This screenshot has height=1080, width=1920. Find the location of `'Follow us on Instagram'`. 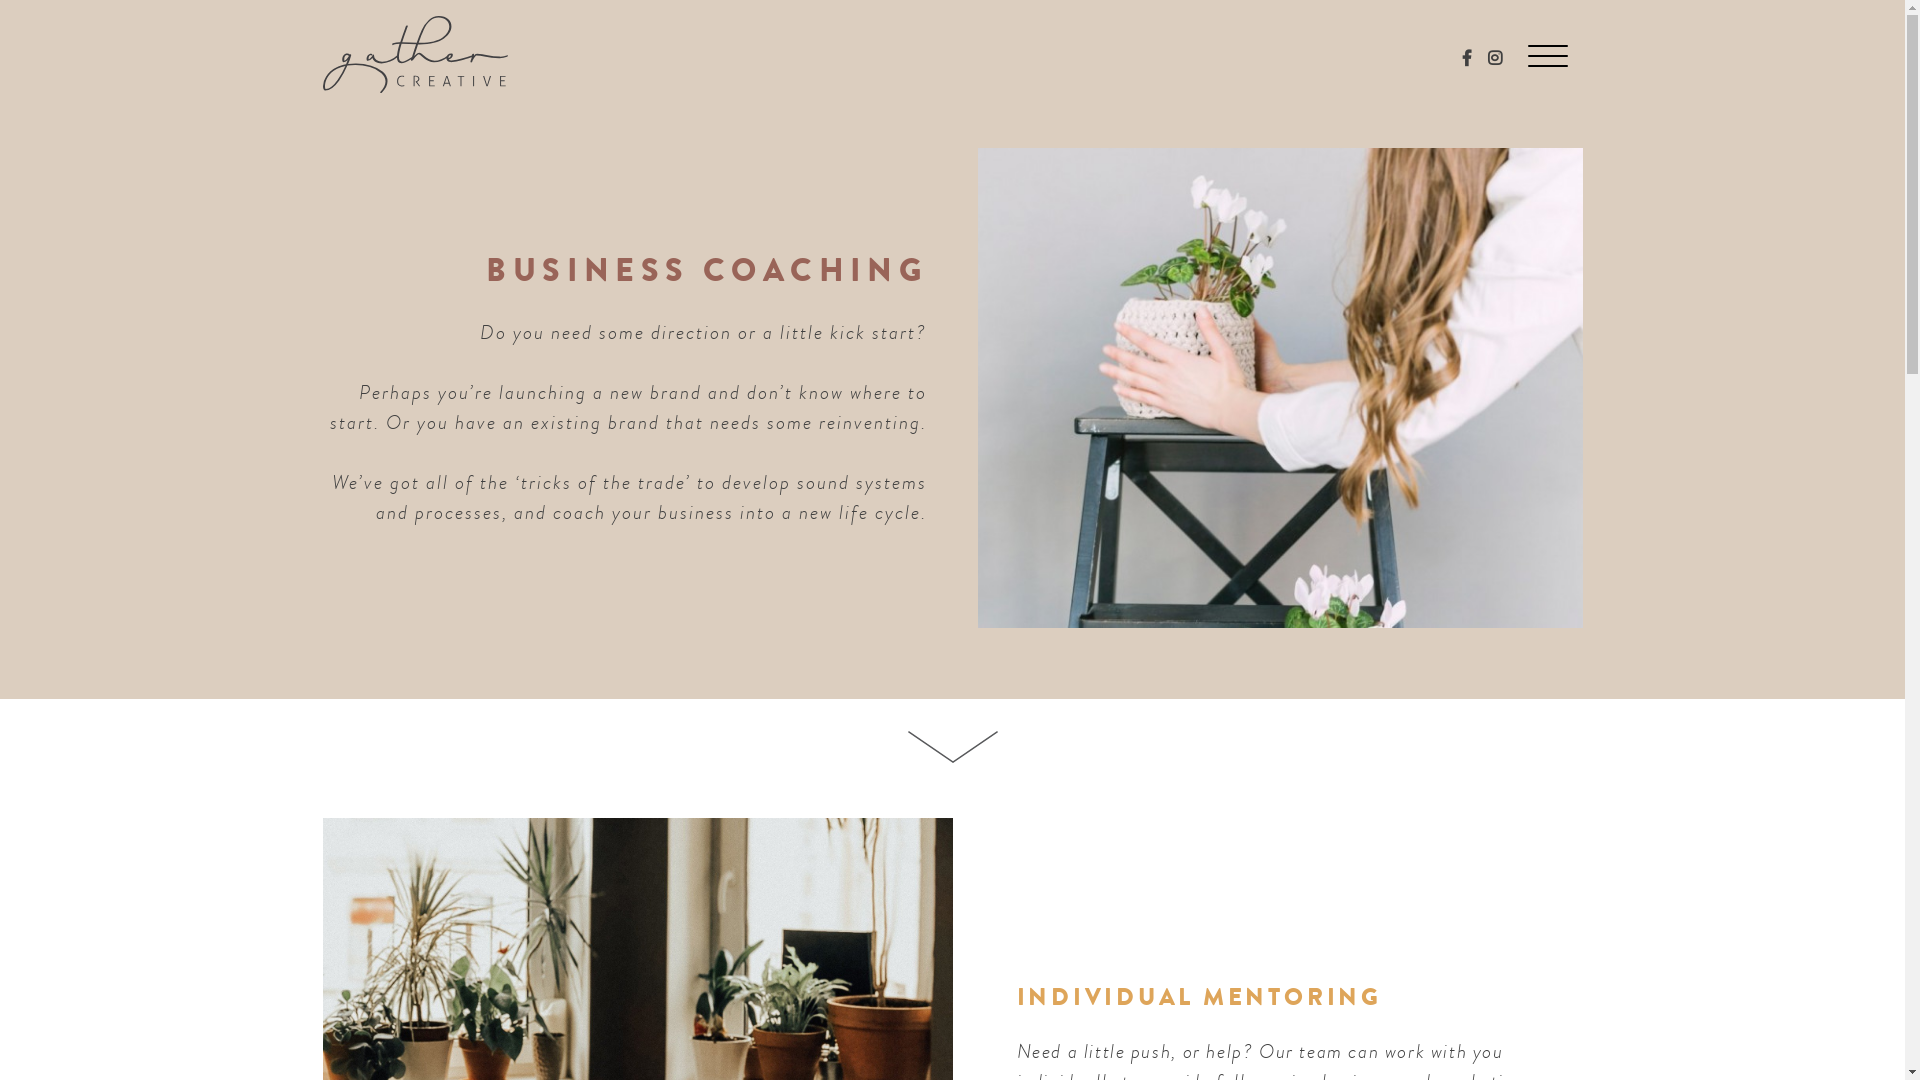

'Follow us on Instagram' is located at coordinates (1496, 57).